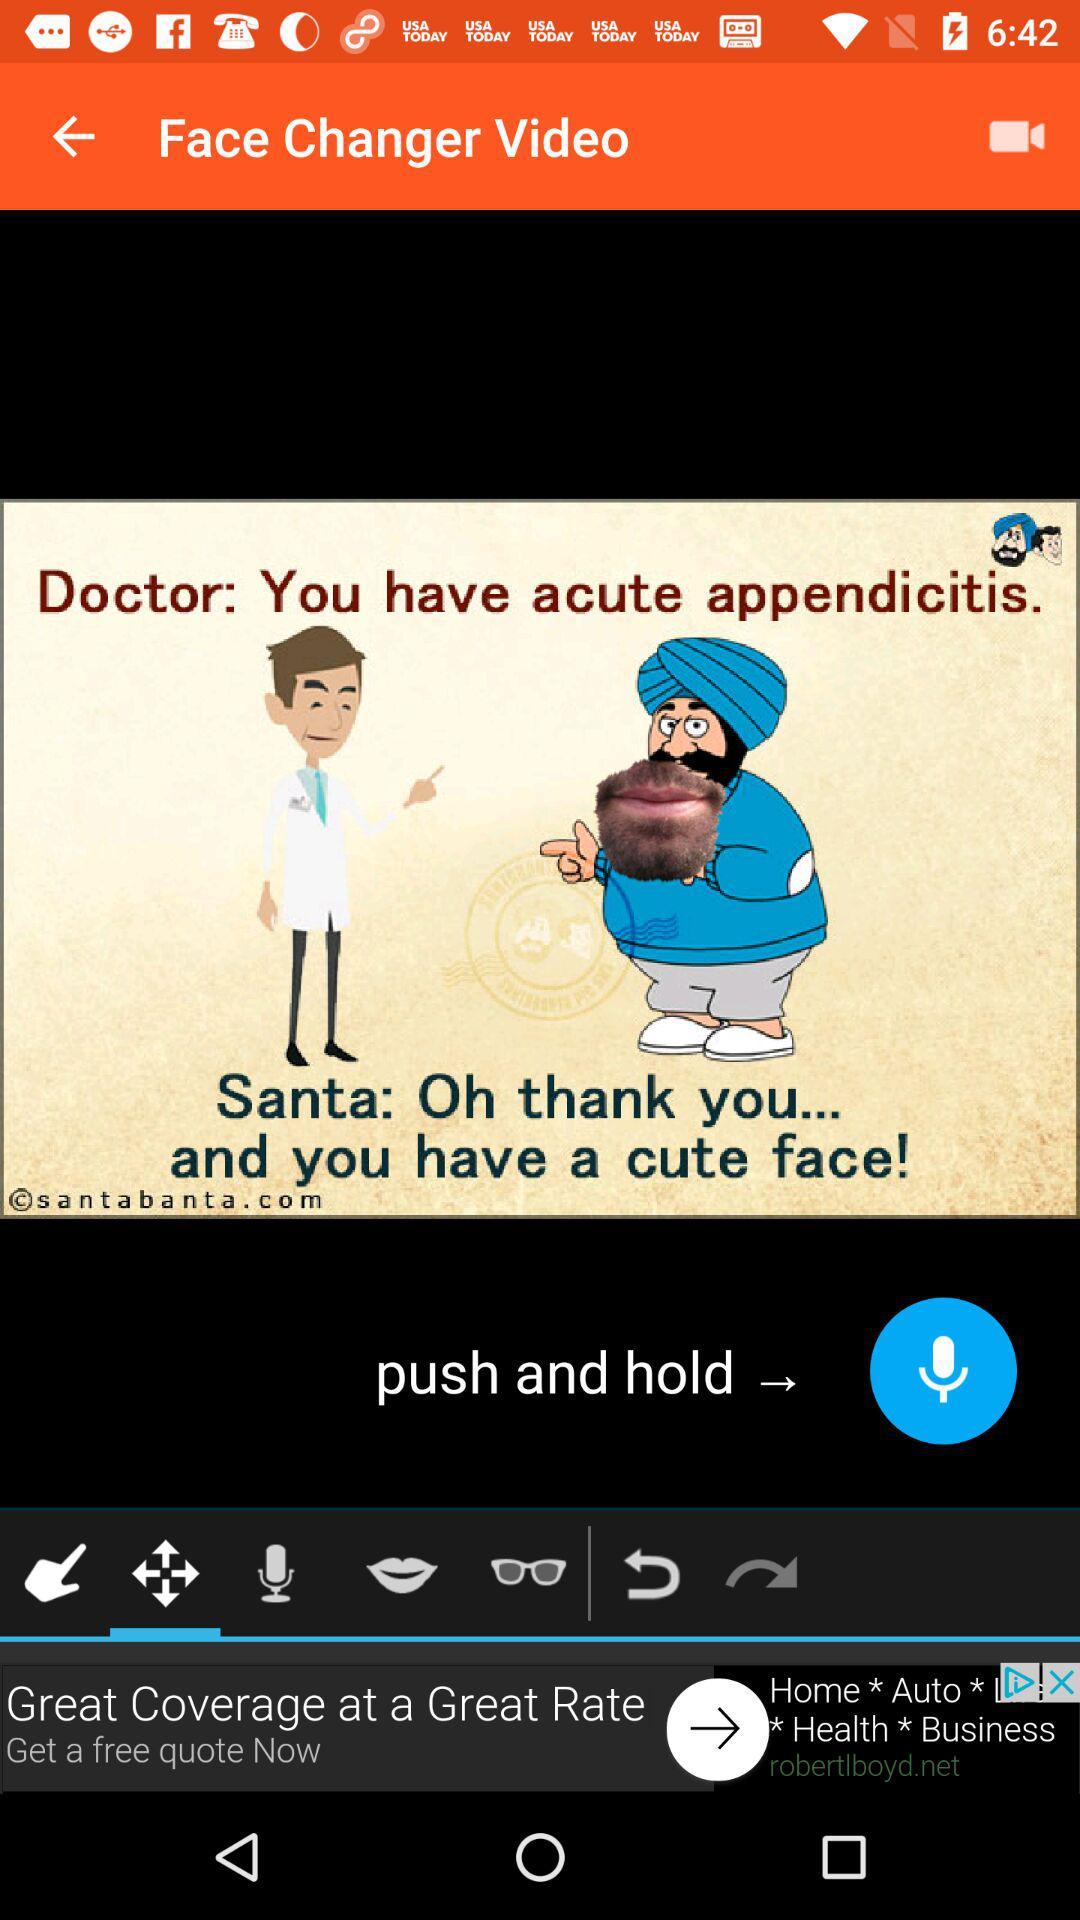 The width and height of the screenshot is (1080, 1920). I want to click on visit advertiser, so click(540, 1727).